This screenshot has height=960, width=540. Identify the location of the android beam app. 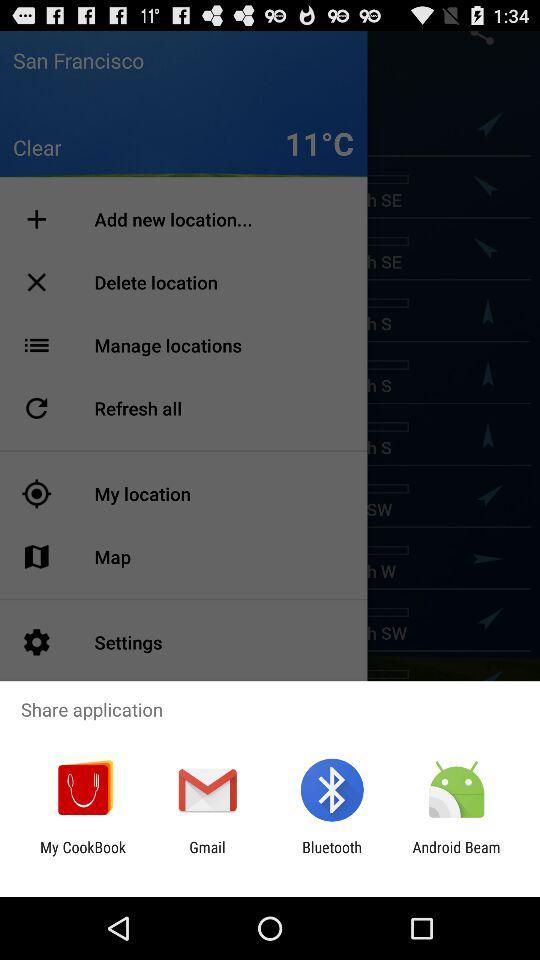
(456, 855).